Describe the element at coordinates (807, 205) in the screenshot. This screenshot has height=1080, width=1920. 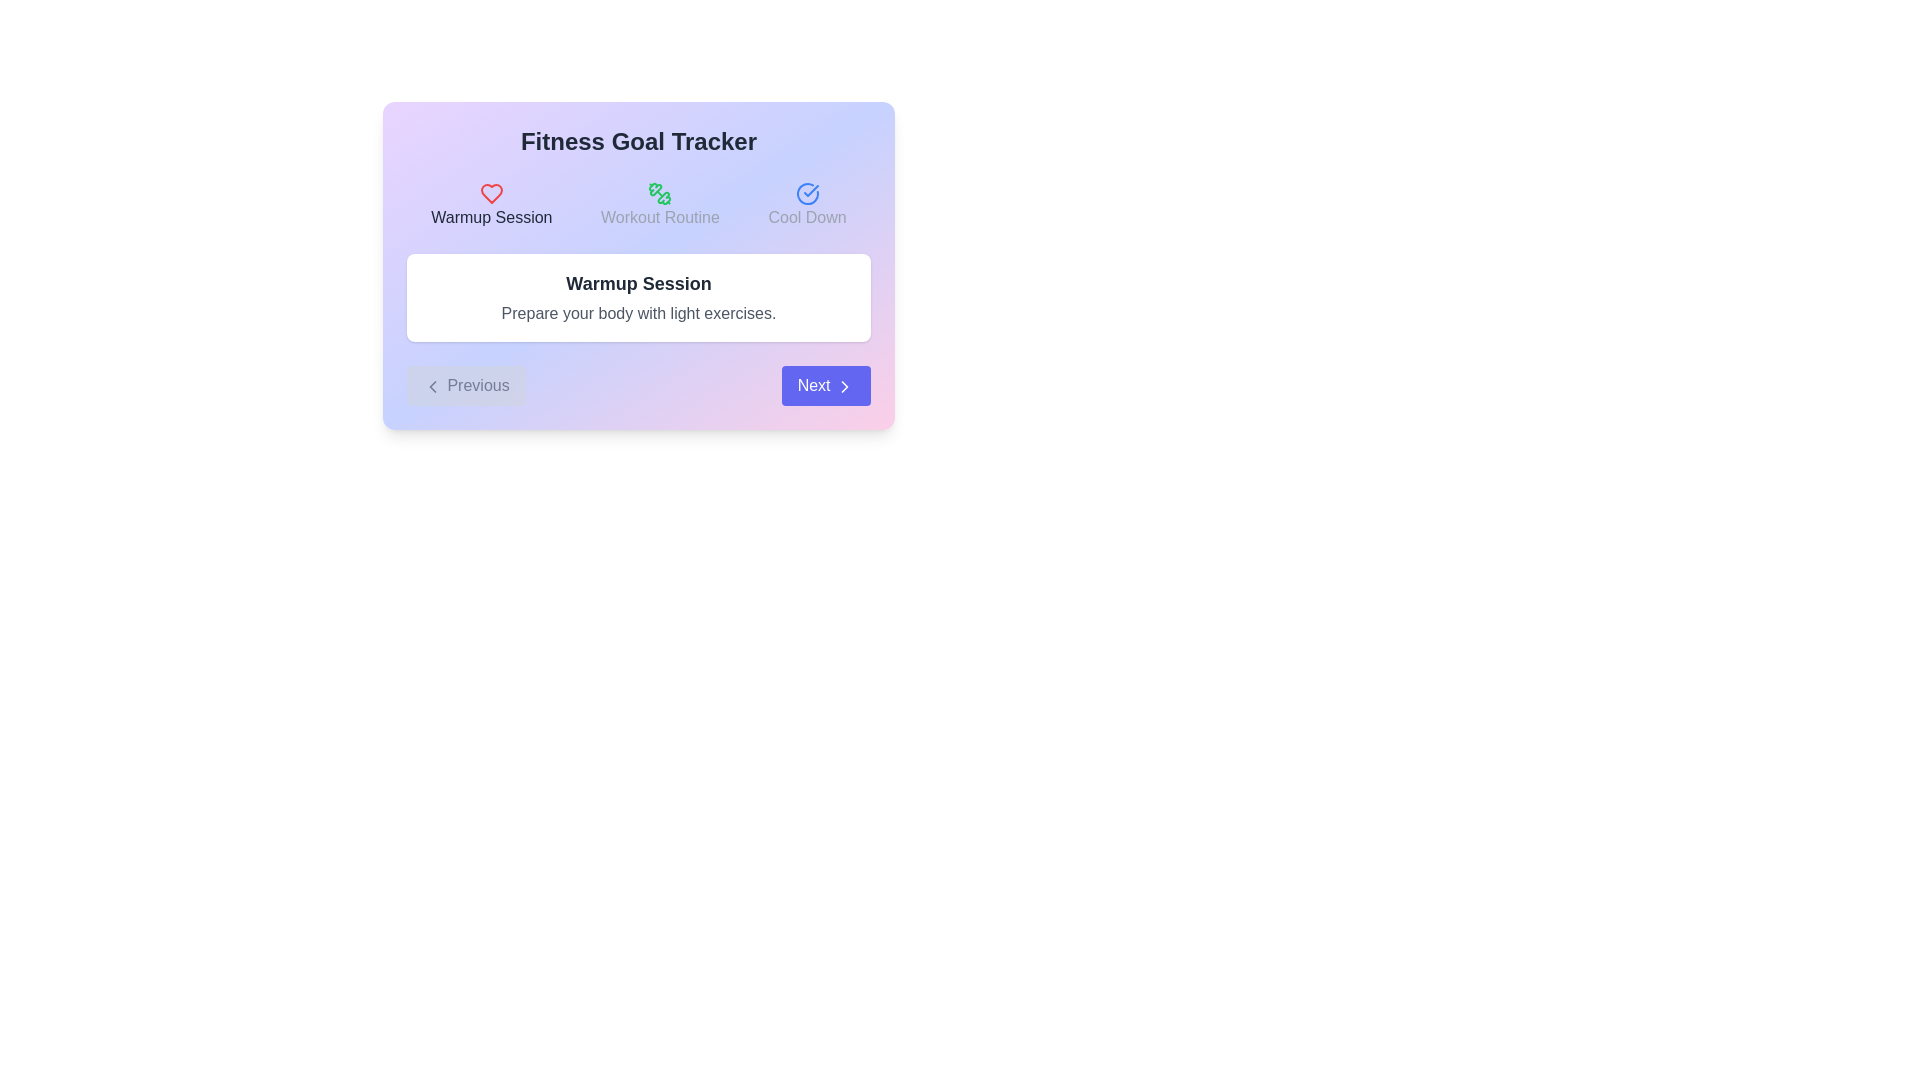
I see `the blue circular icon with a checkmark and the text 'Cool Down' beneath it, which is the third item in a horizontal row of selectable elements` at that location.